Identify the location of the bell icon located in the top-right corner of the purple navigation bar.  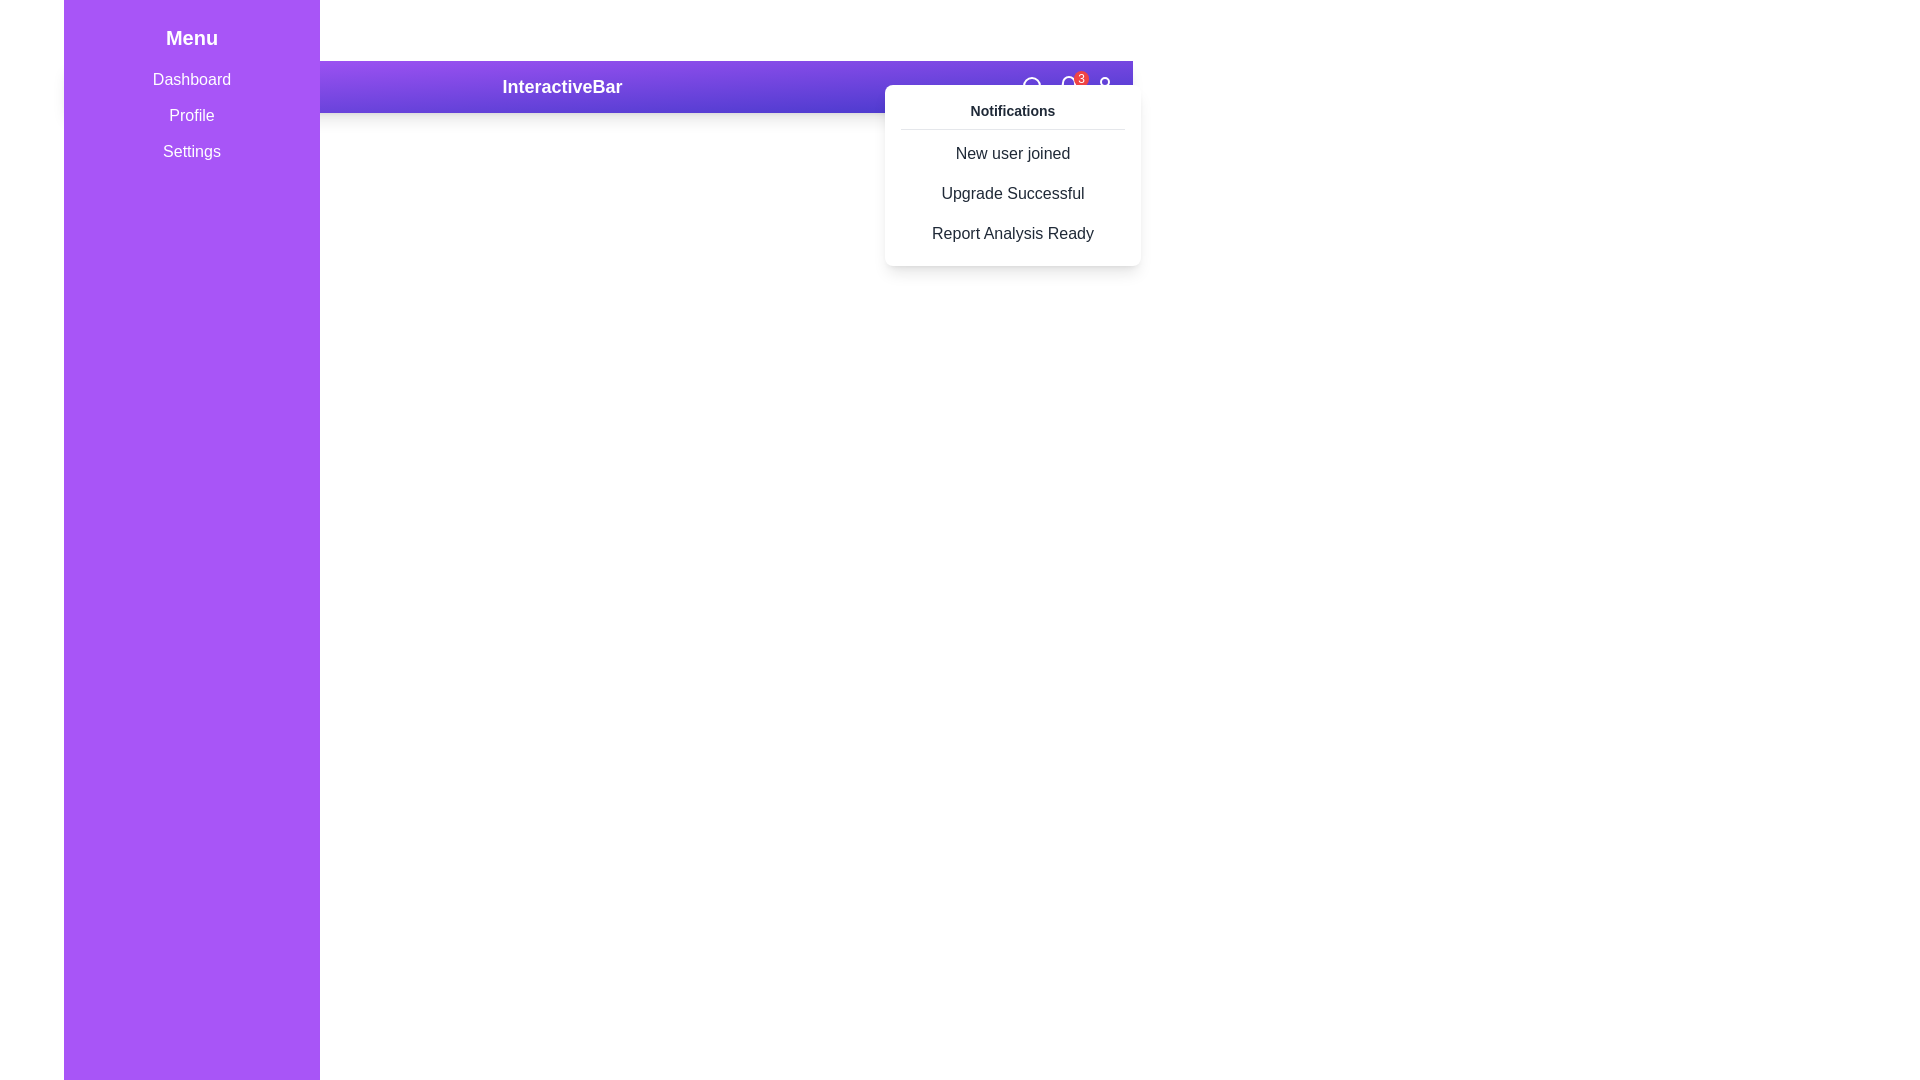
(1080, 77).